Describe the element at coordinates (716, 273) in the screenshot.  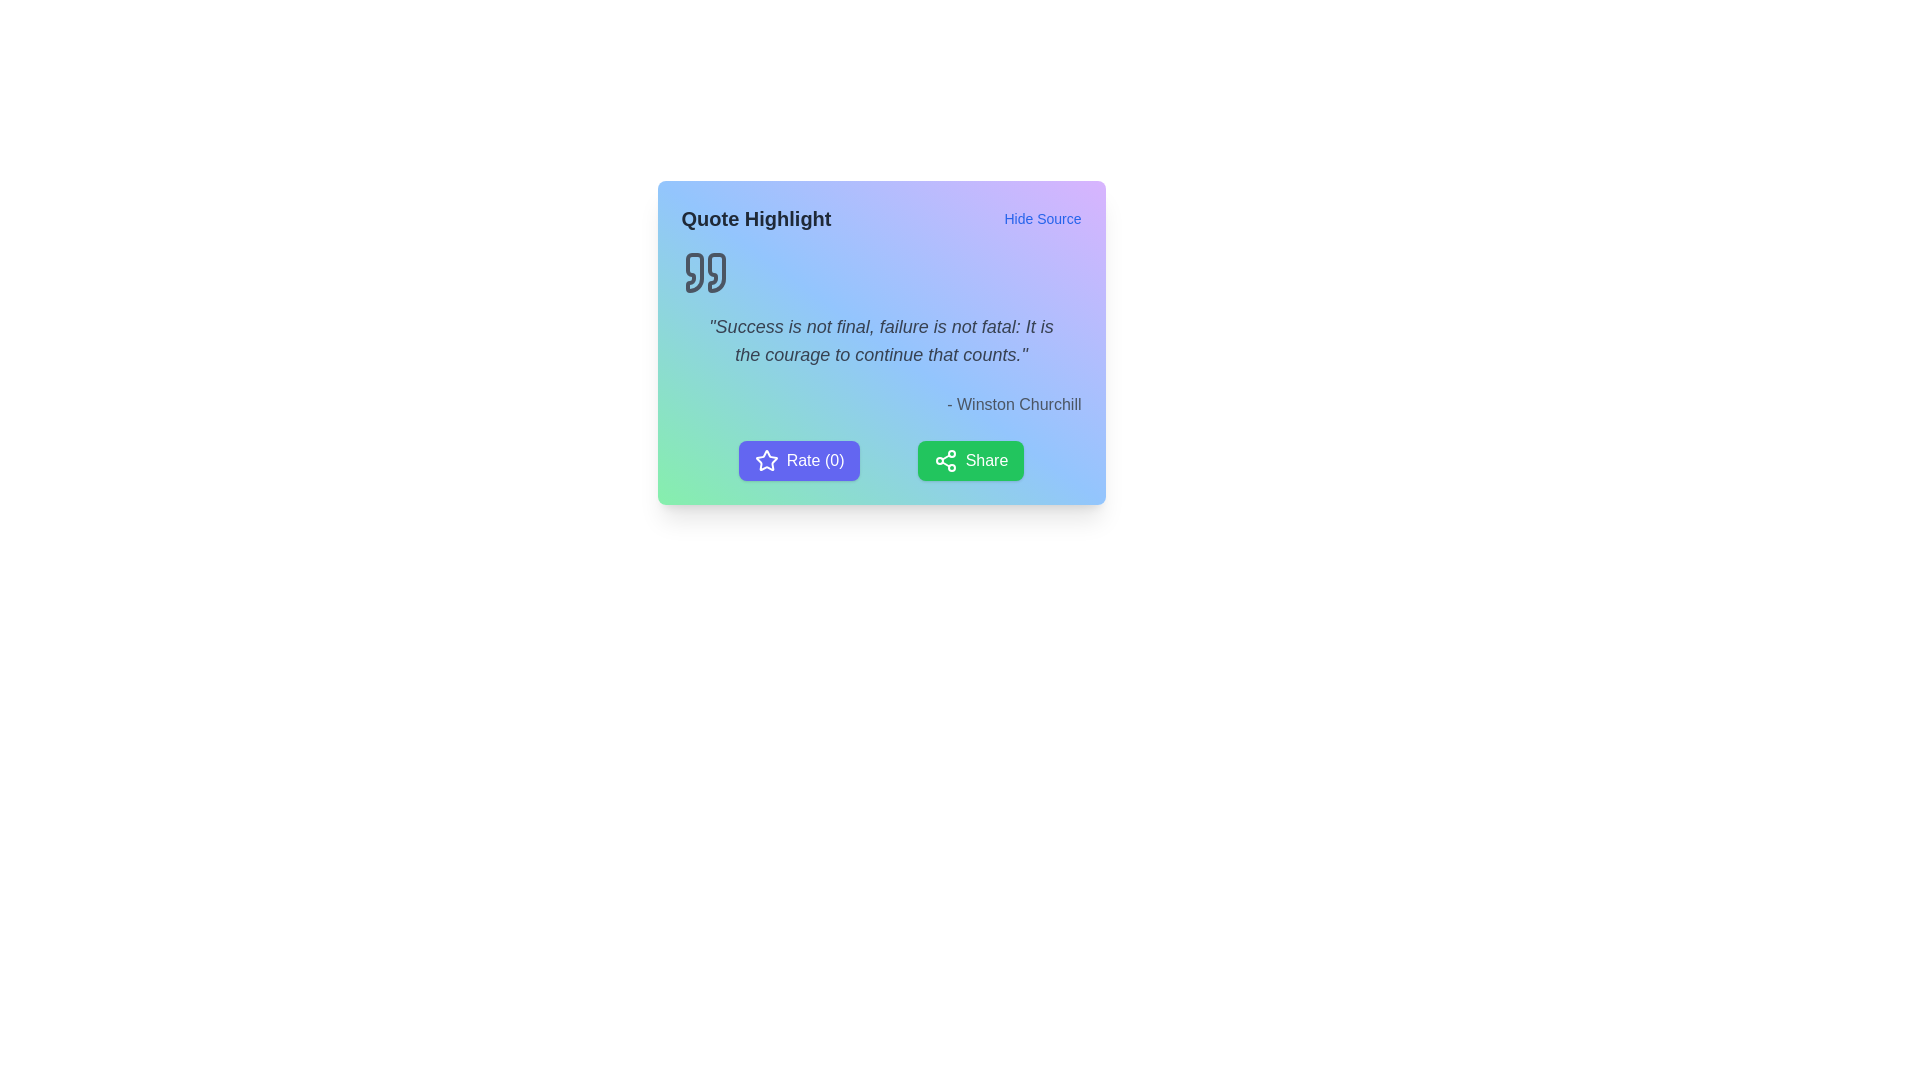
I see `the right-facing quotation mark icon, styled as a gray comma-like shape, located within the 'Quote Highlight' card component` at that location.